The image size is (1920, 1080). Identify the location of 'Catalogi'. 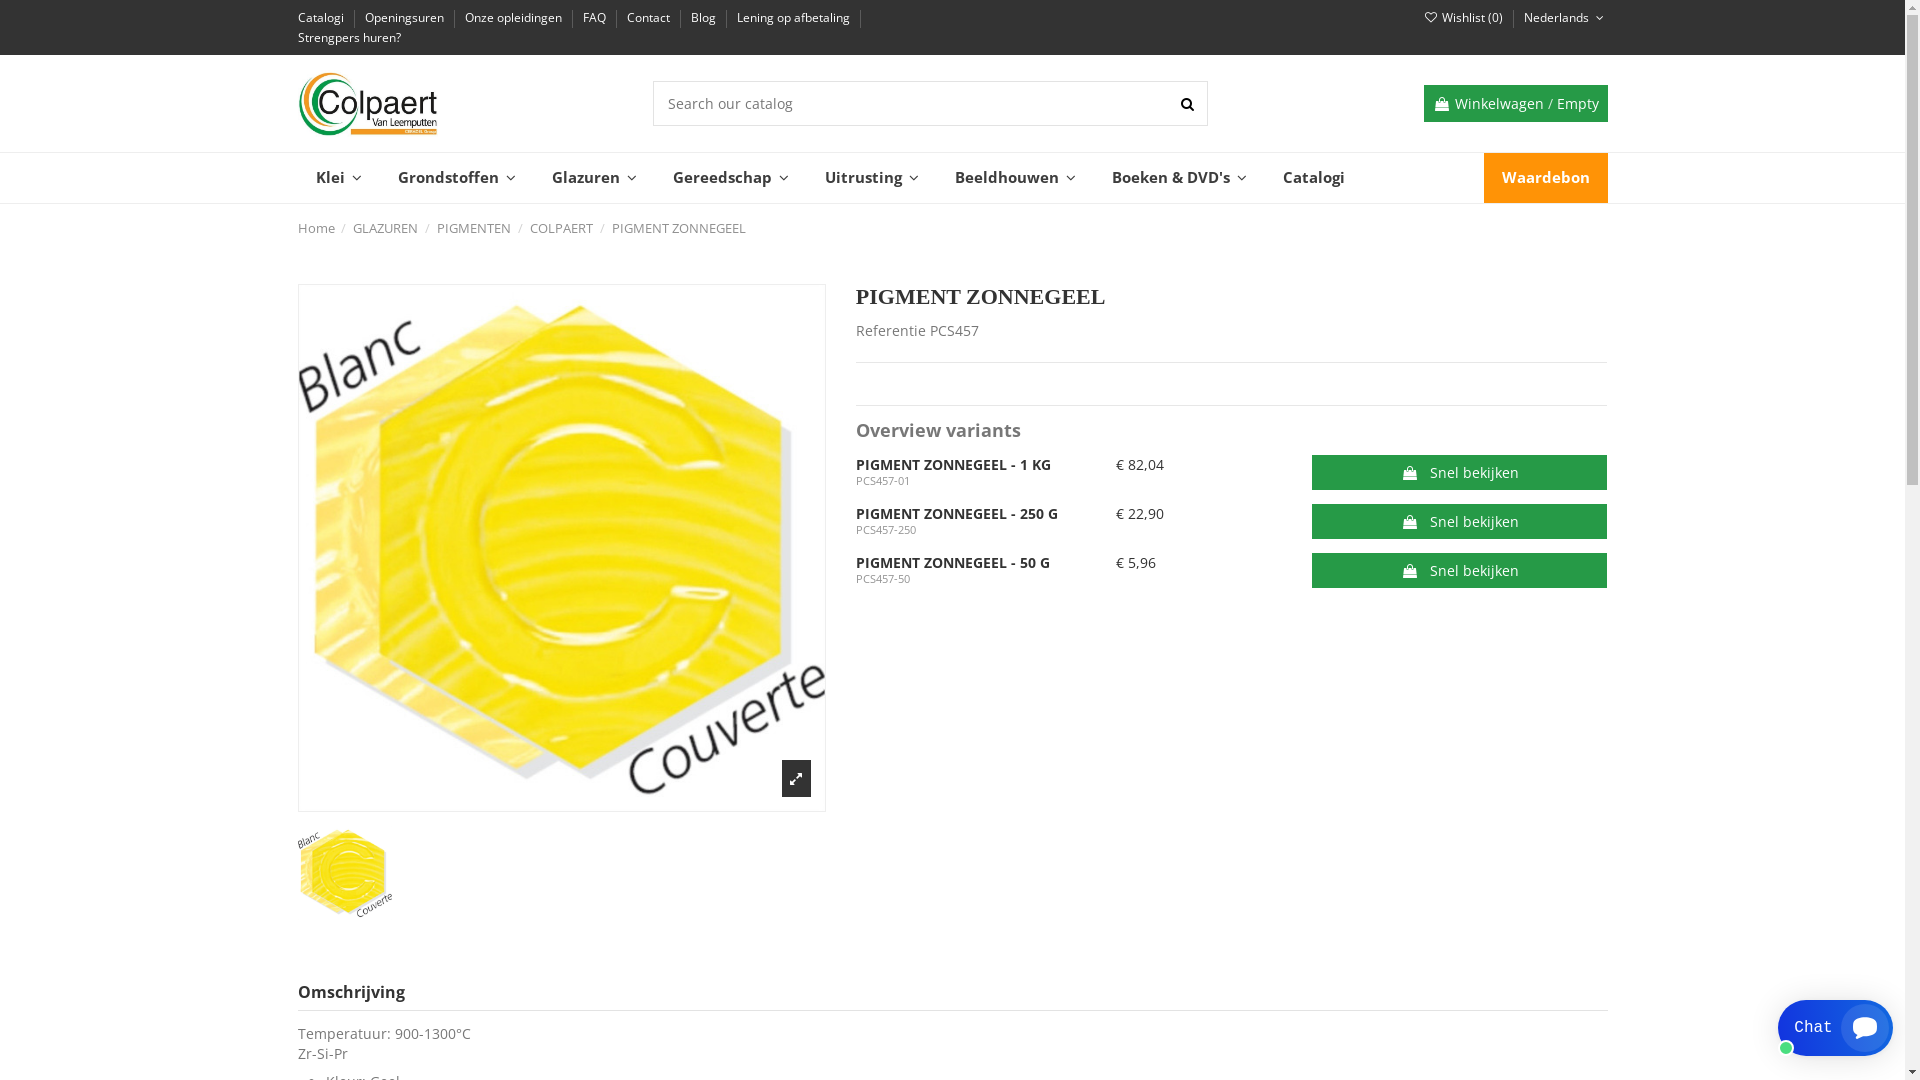
(322, 17).